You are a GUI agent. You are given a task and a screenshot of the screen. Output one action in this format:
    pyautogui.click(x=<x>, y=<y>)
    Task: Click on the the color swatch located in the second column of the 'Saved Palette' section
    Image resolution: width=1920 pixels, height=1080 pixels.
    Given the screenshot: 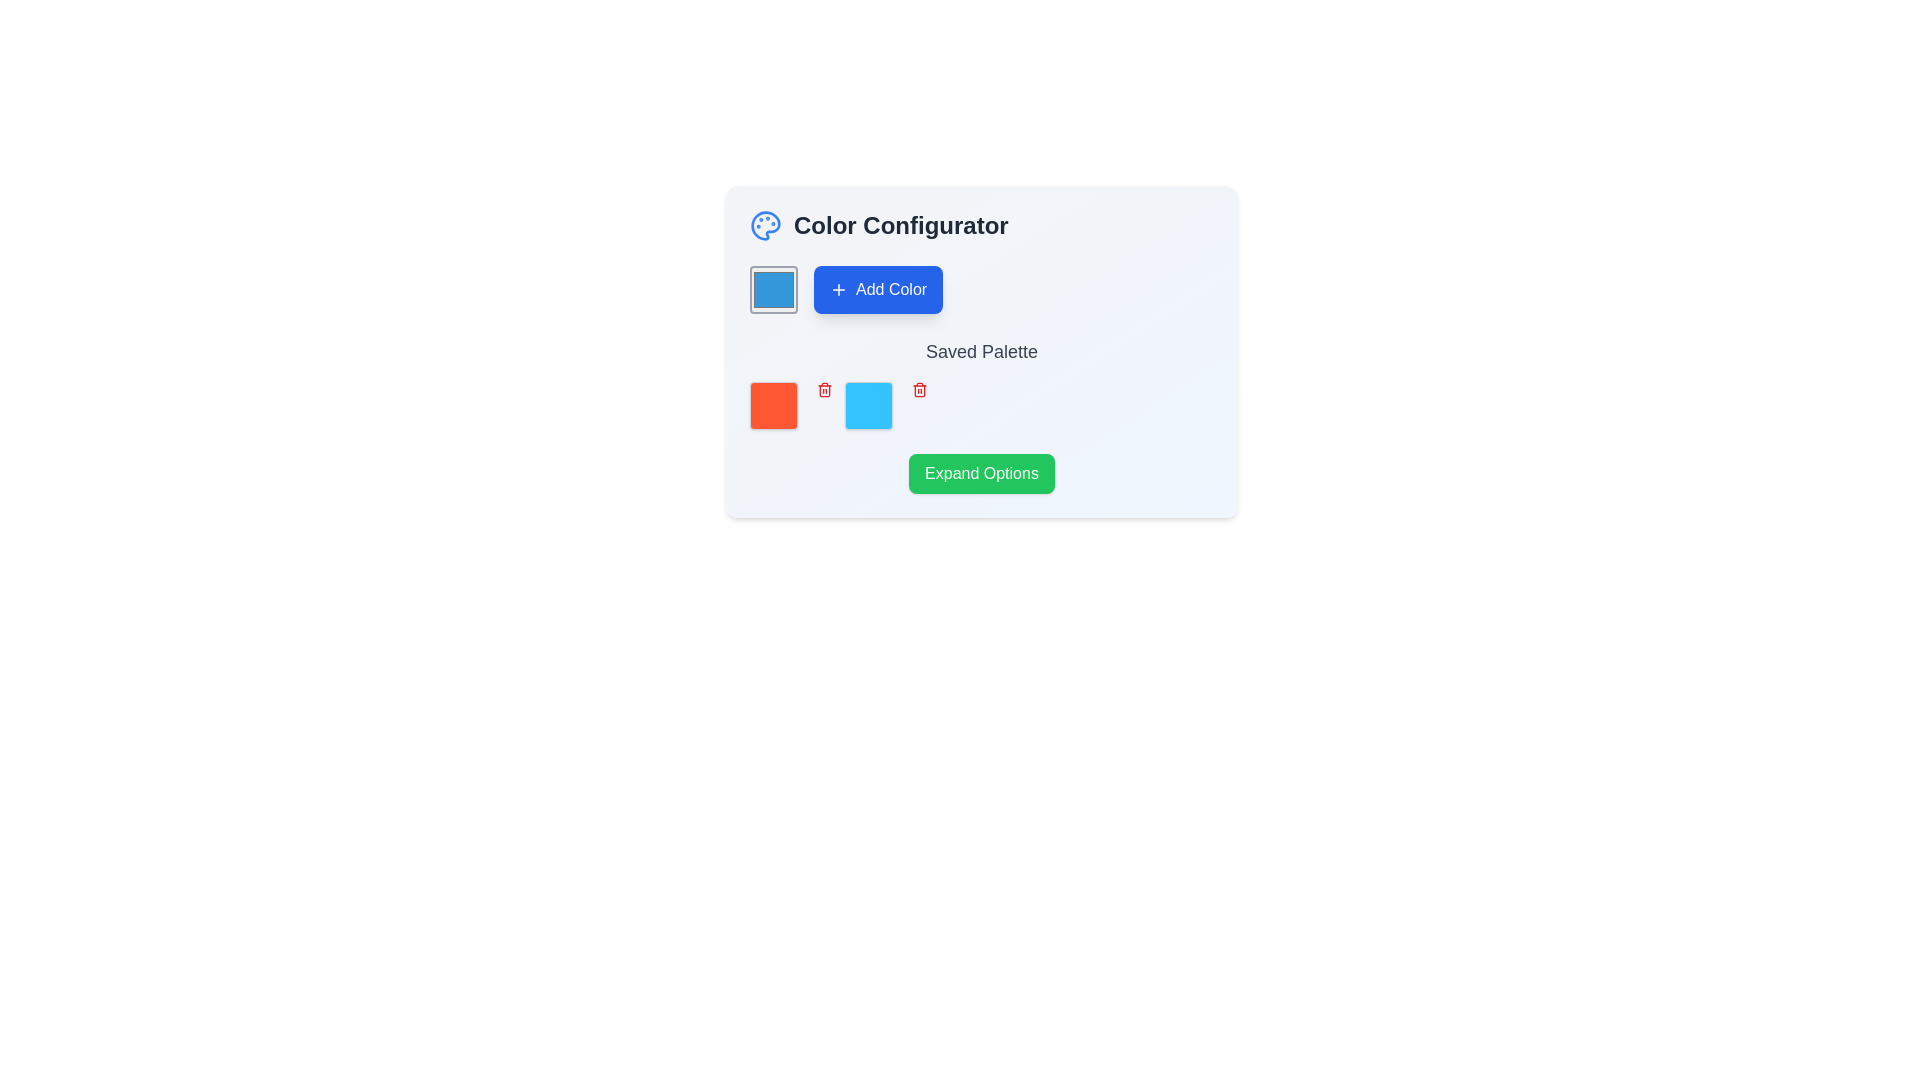 What is the action you would take?
    pyautogui.click(x=869, y=405)
    